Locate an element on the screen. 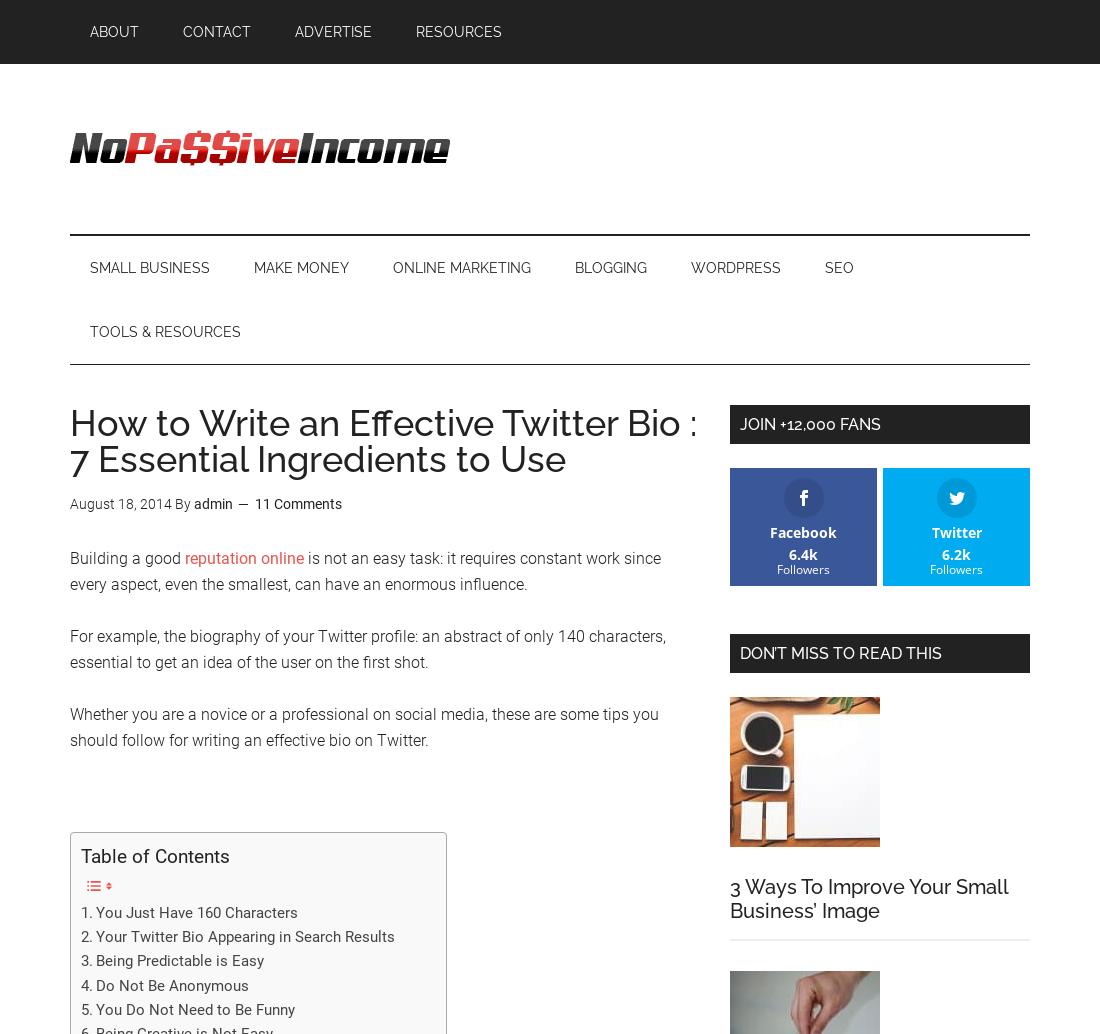 This screenshot has width=1100, height=1034. 'About' is located at coordinates (114, 31).